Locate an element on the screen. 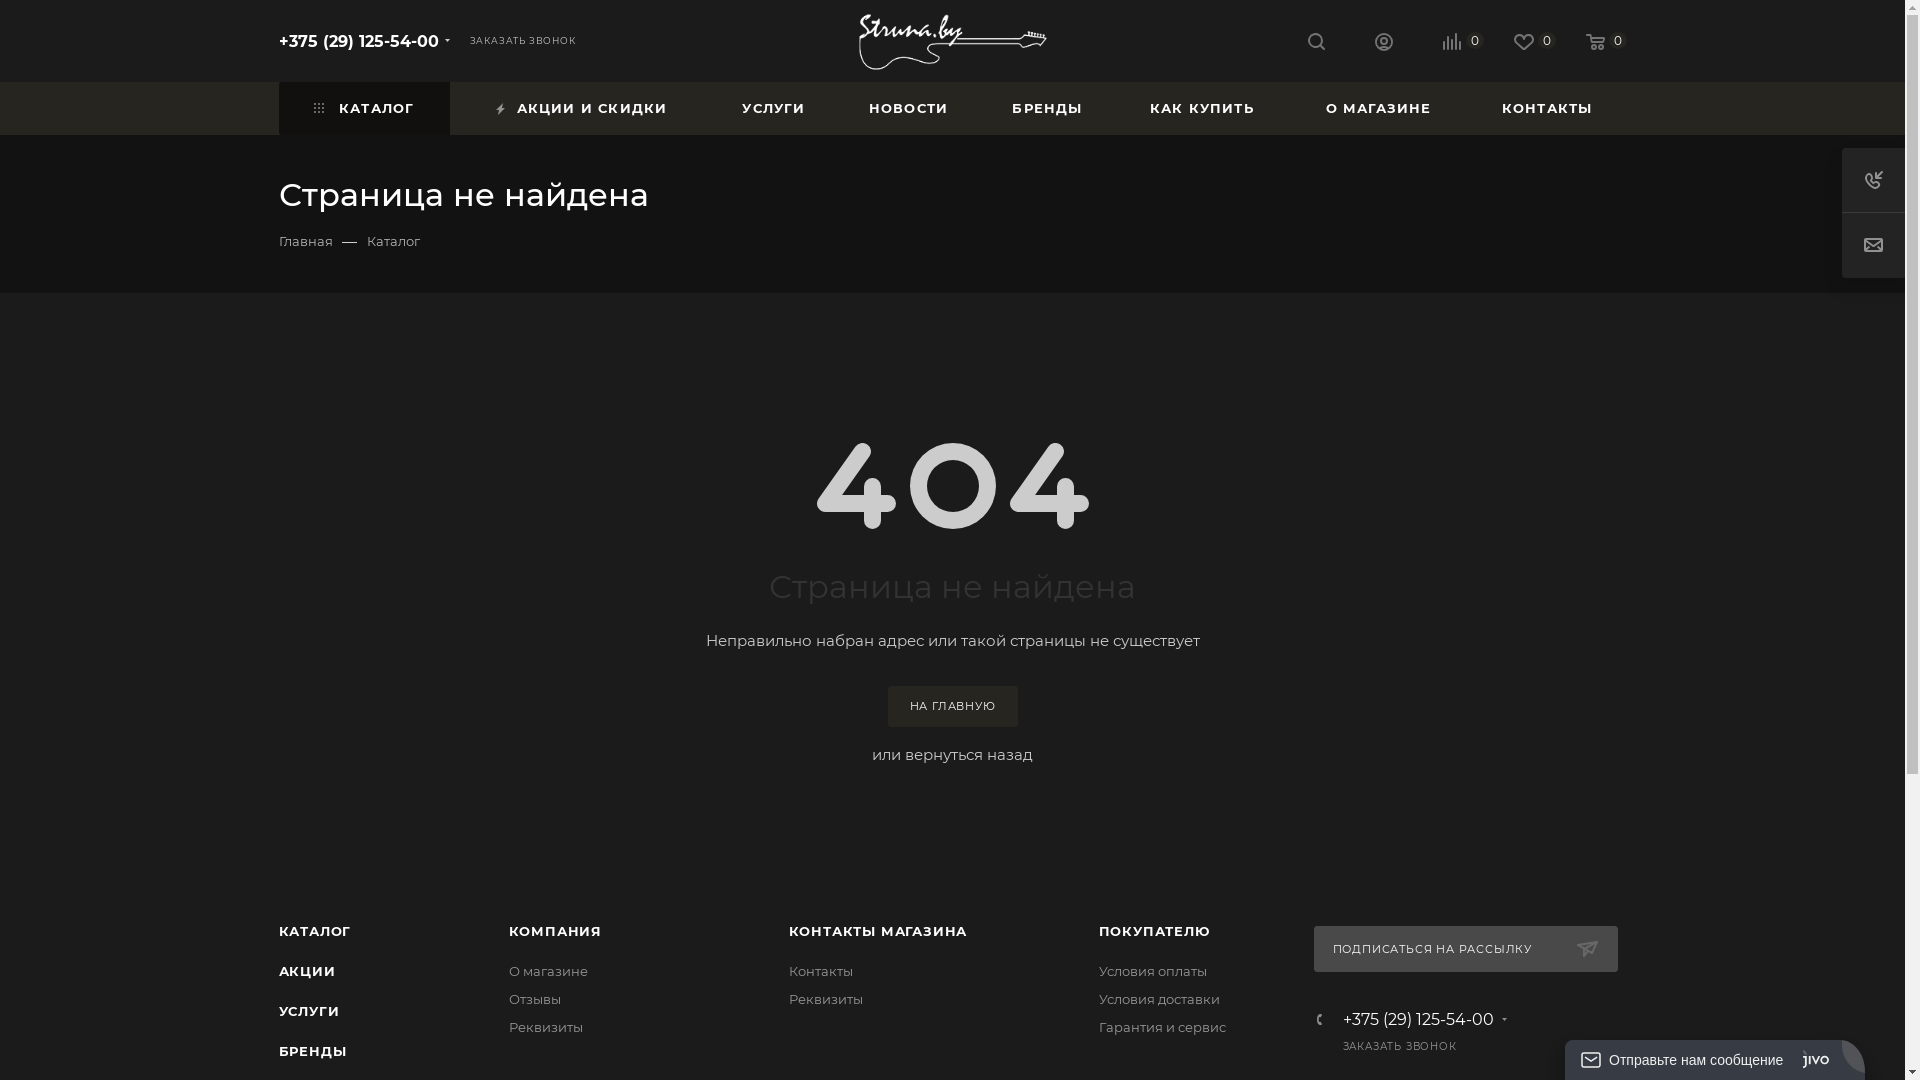  '0' is located at coordinates (1520, 42).